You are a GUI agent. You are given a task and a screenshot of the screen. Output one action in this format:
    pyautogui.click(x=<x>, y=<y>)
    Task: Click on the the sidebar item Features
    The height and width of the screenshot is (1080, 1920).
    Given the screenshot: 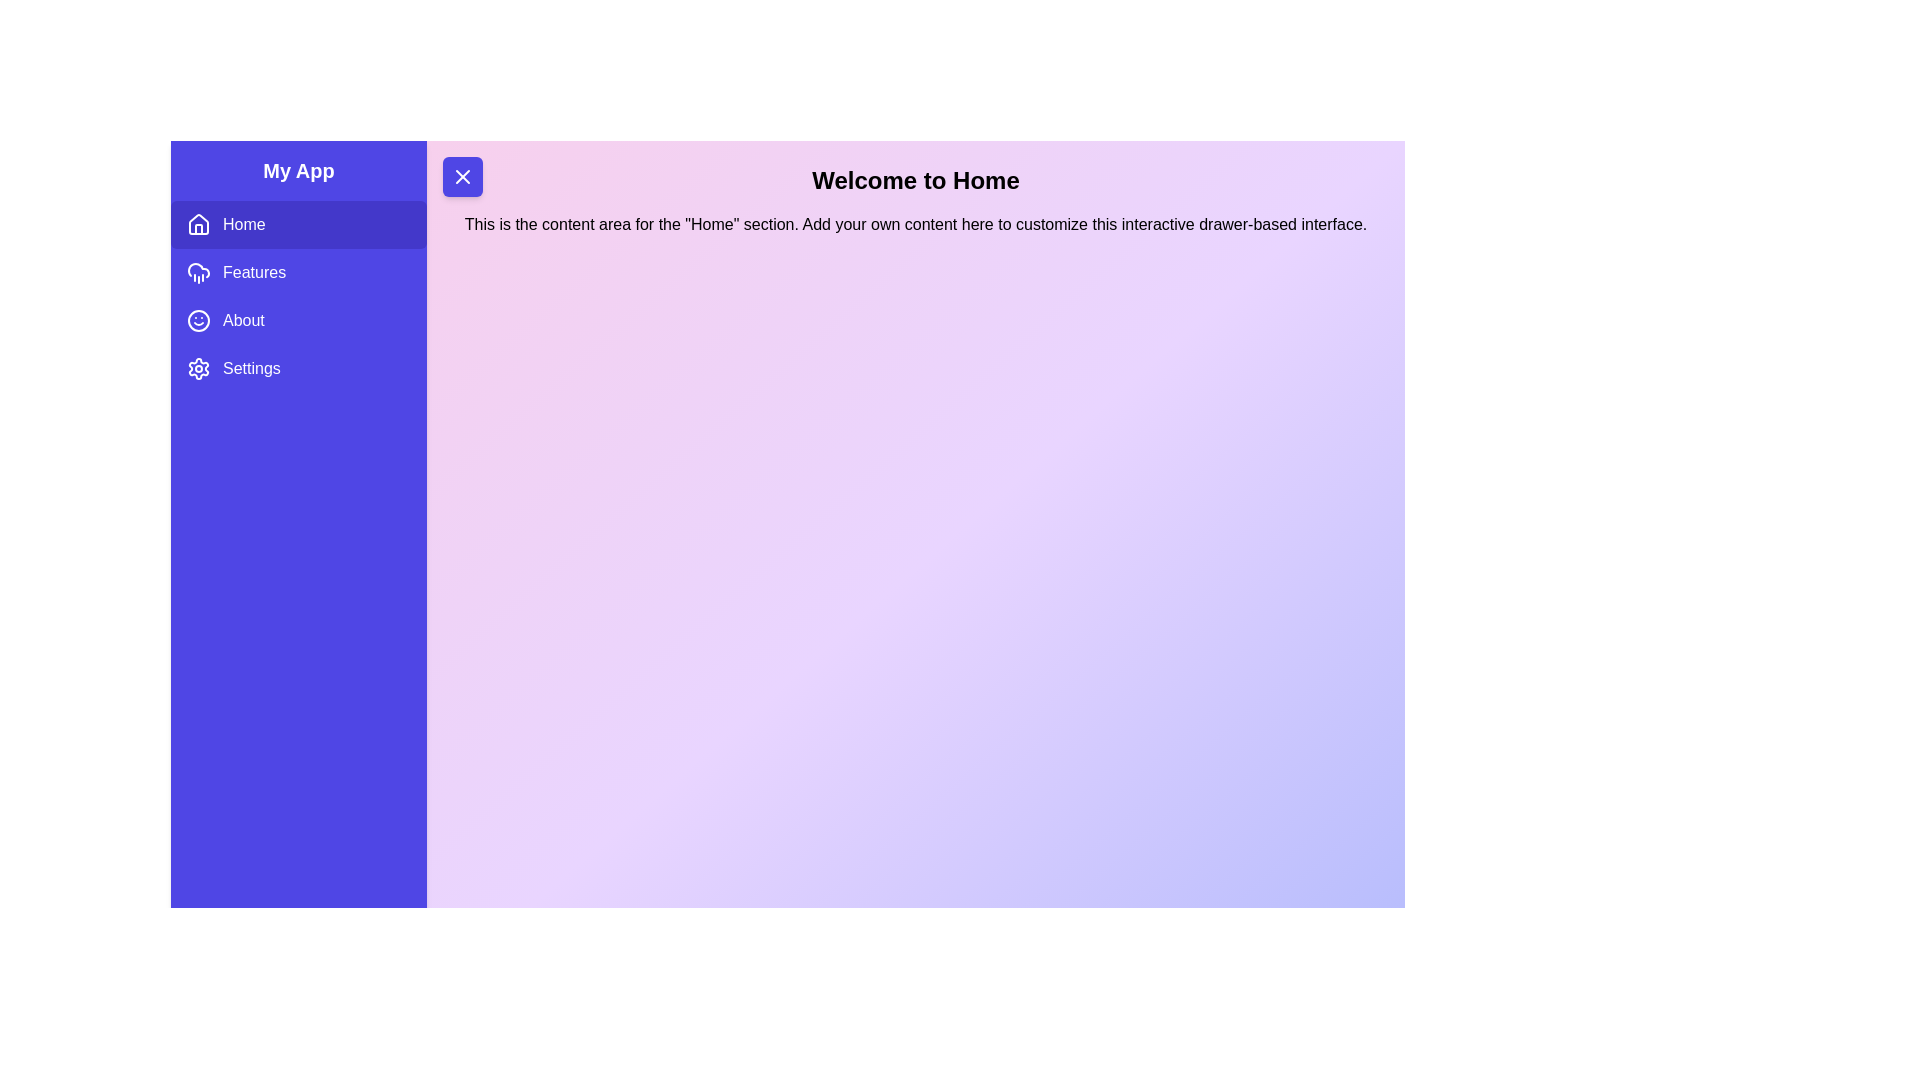 What is the action you would take?
    pyautogui.click(x=297, y=273)
    